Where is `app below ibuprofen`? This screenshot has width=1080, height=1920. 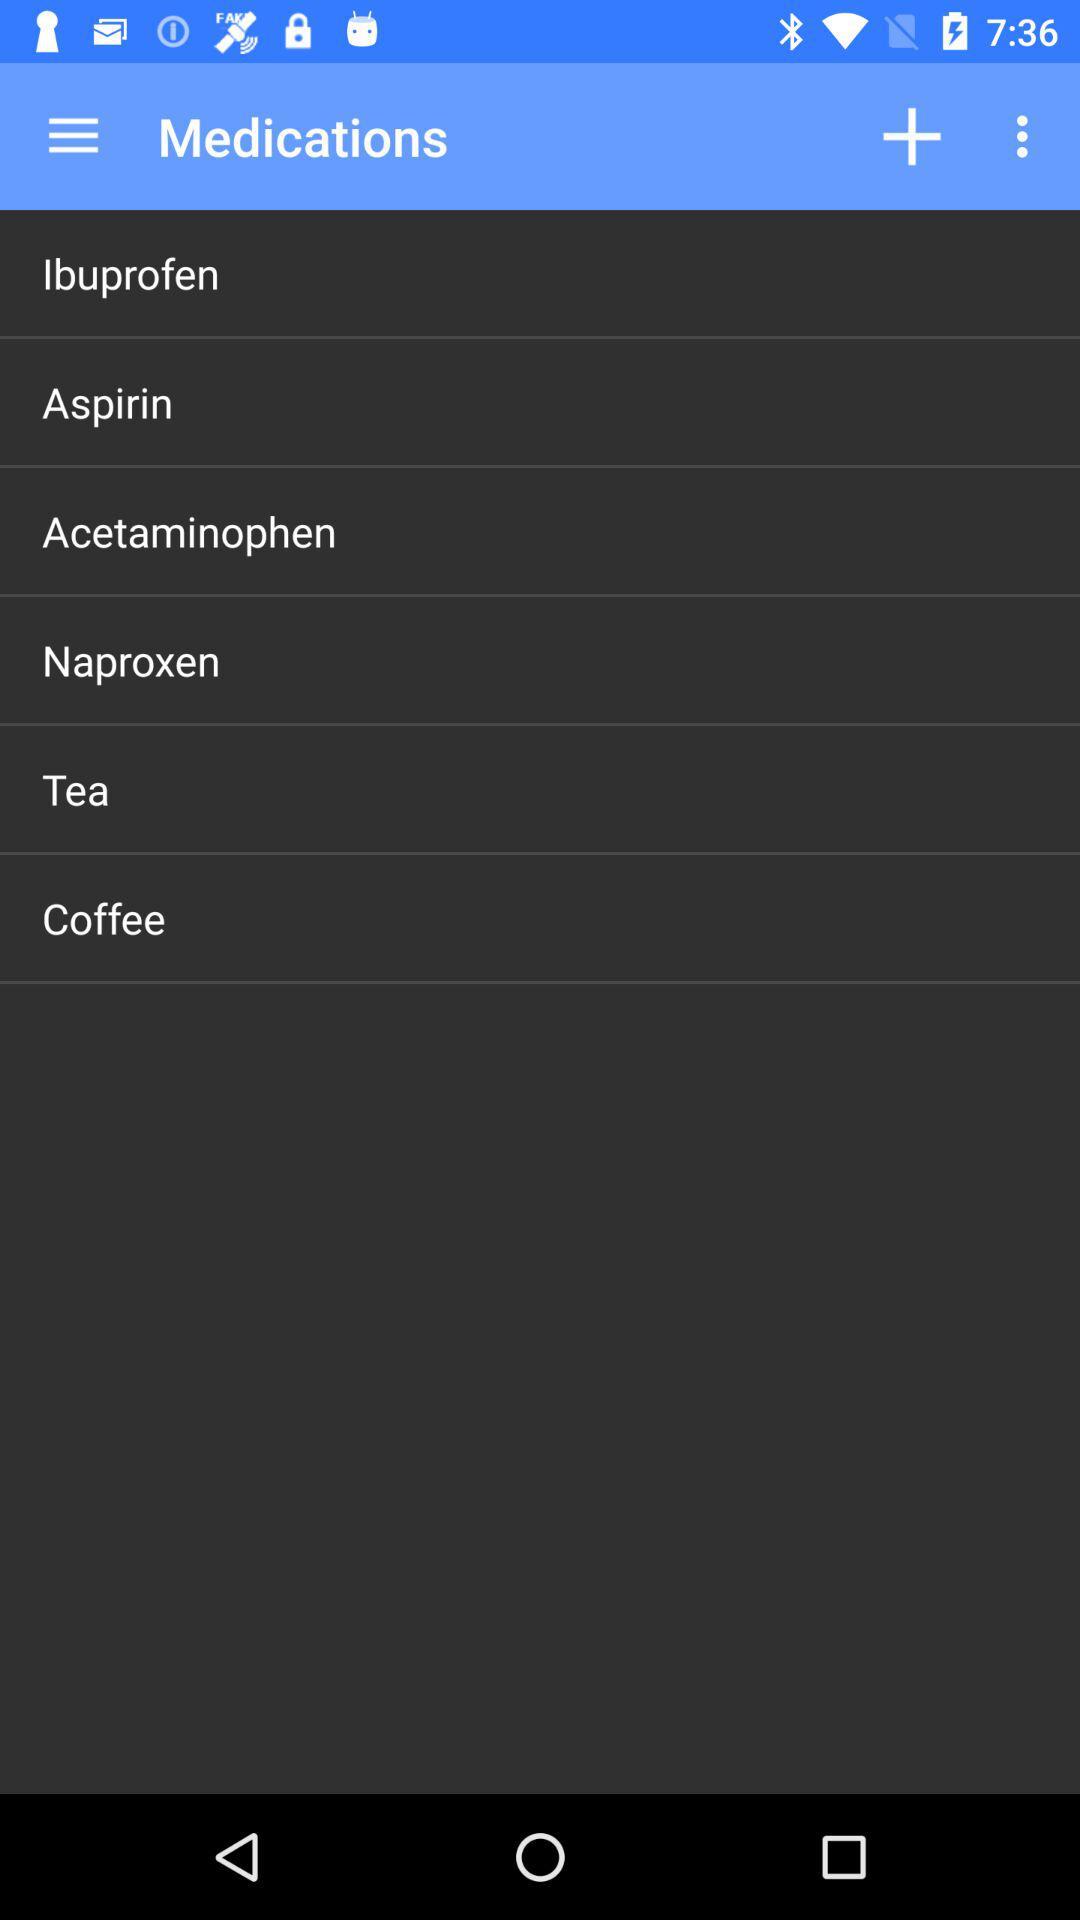
app below ibuprofen is located at coordinates (107, 401).